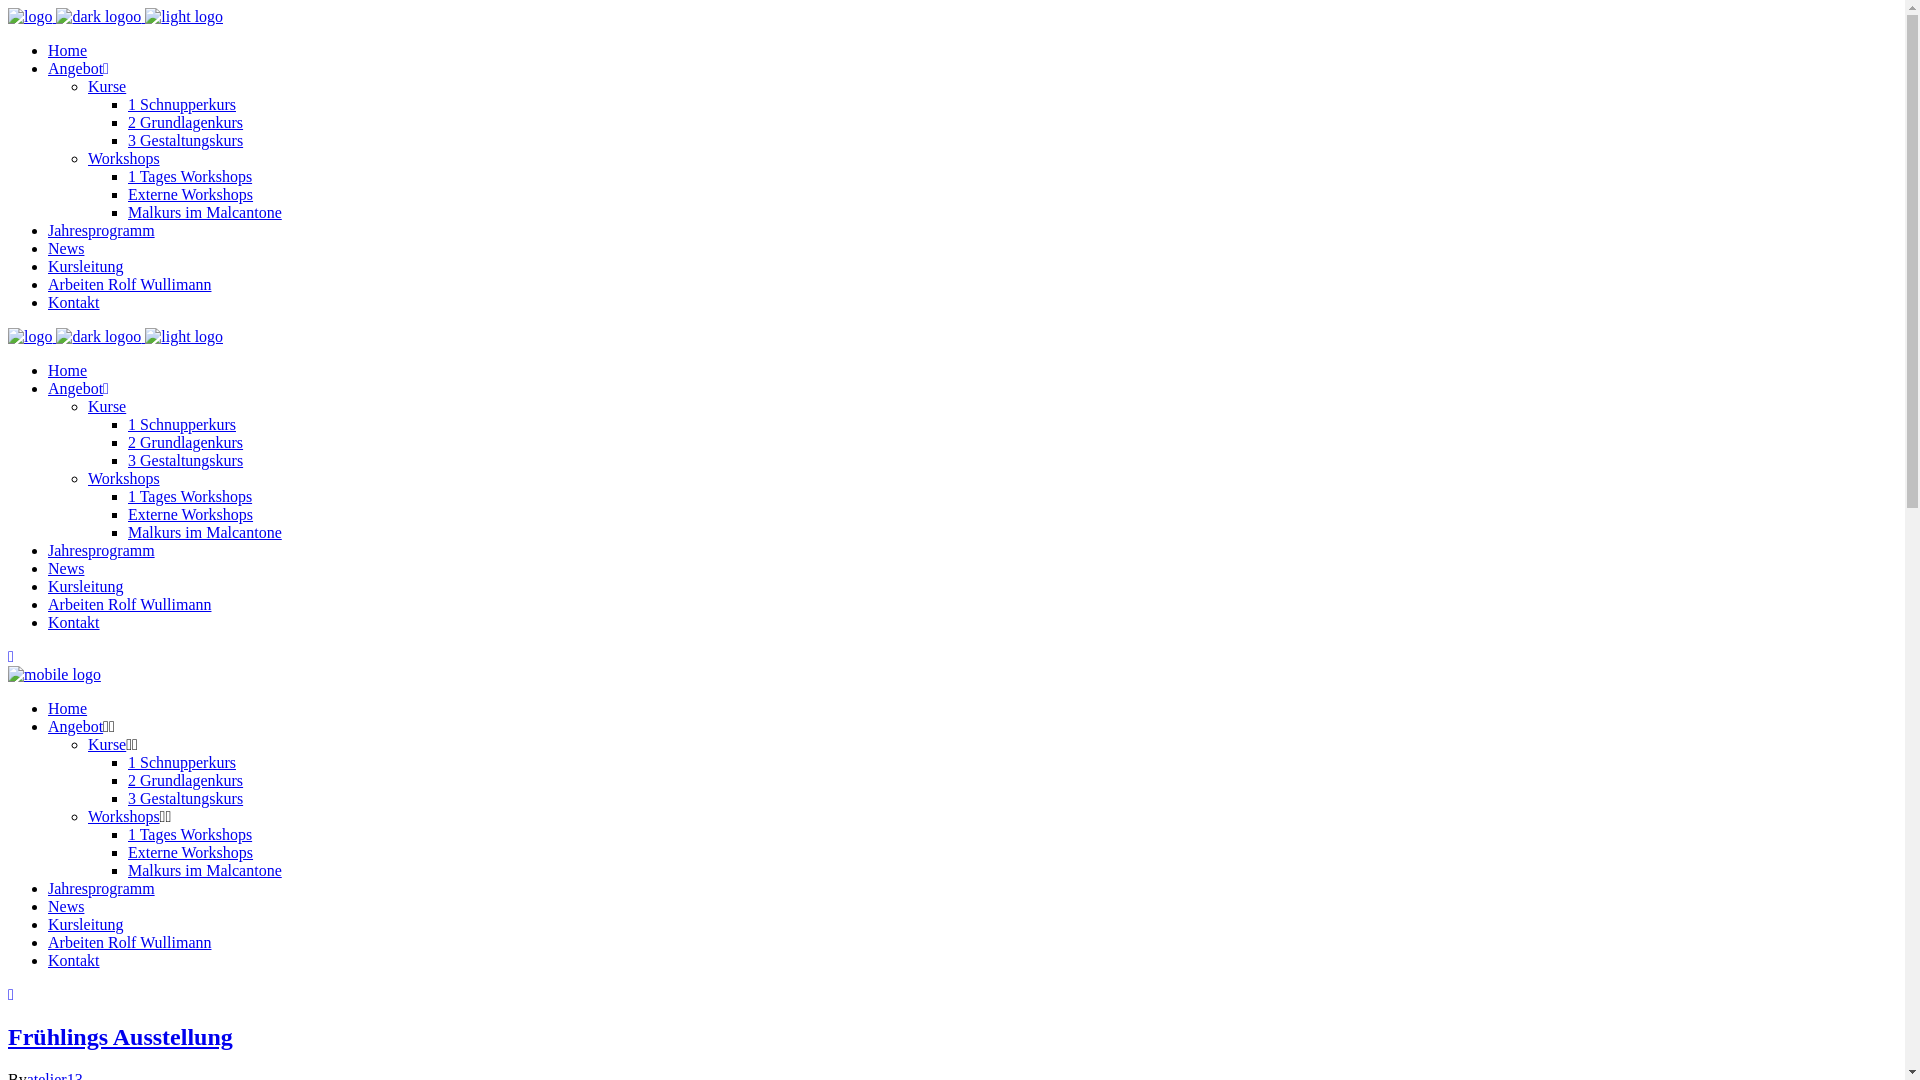 The image size is (1920, 1080). What do you see at coordinates (73, 302) in the screenshot?
I see `'Kontakt'` at bounding box center [73, 302].